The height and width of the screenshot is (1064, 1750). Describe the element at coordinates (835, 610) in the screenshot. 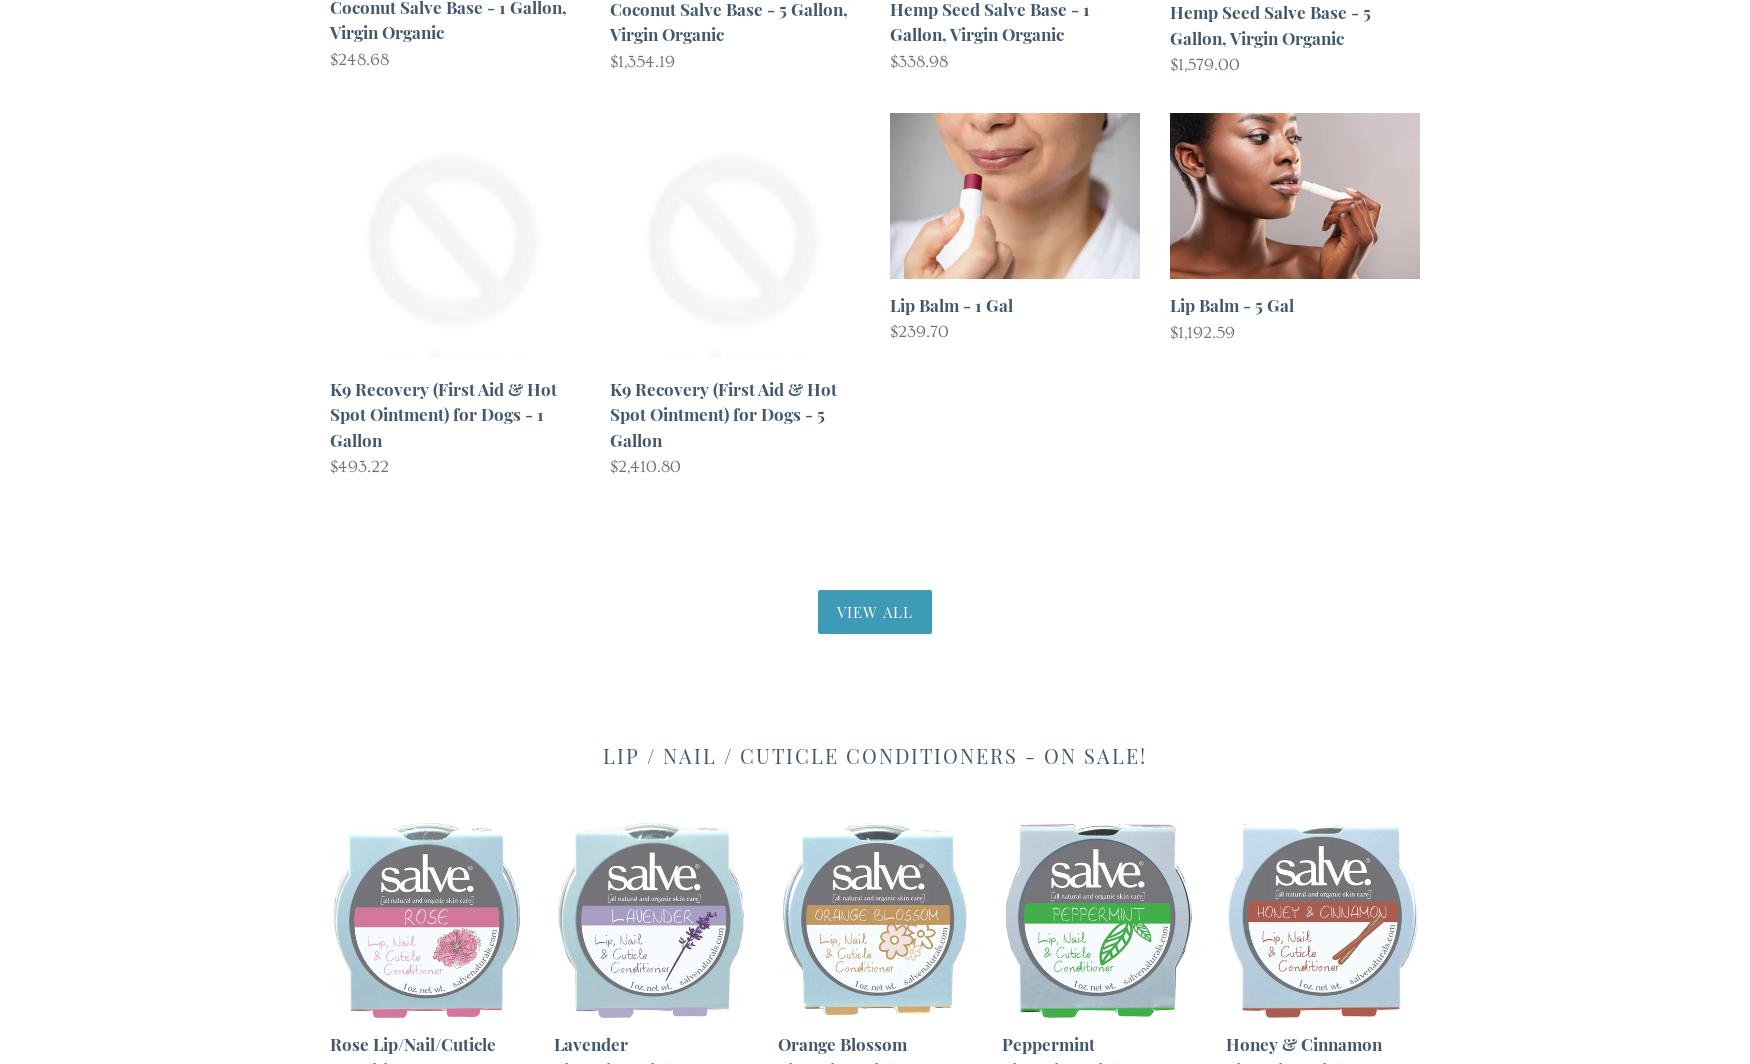

I see `'View all'` at that location.